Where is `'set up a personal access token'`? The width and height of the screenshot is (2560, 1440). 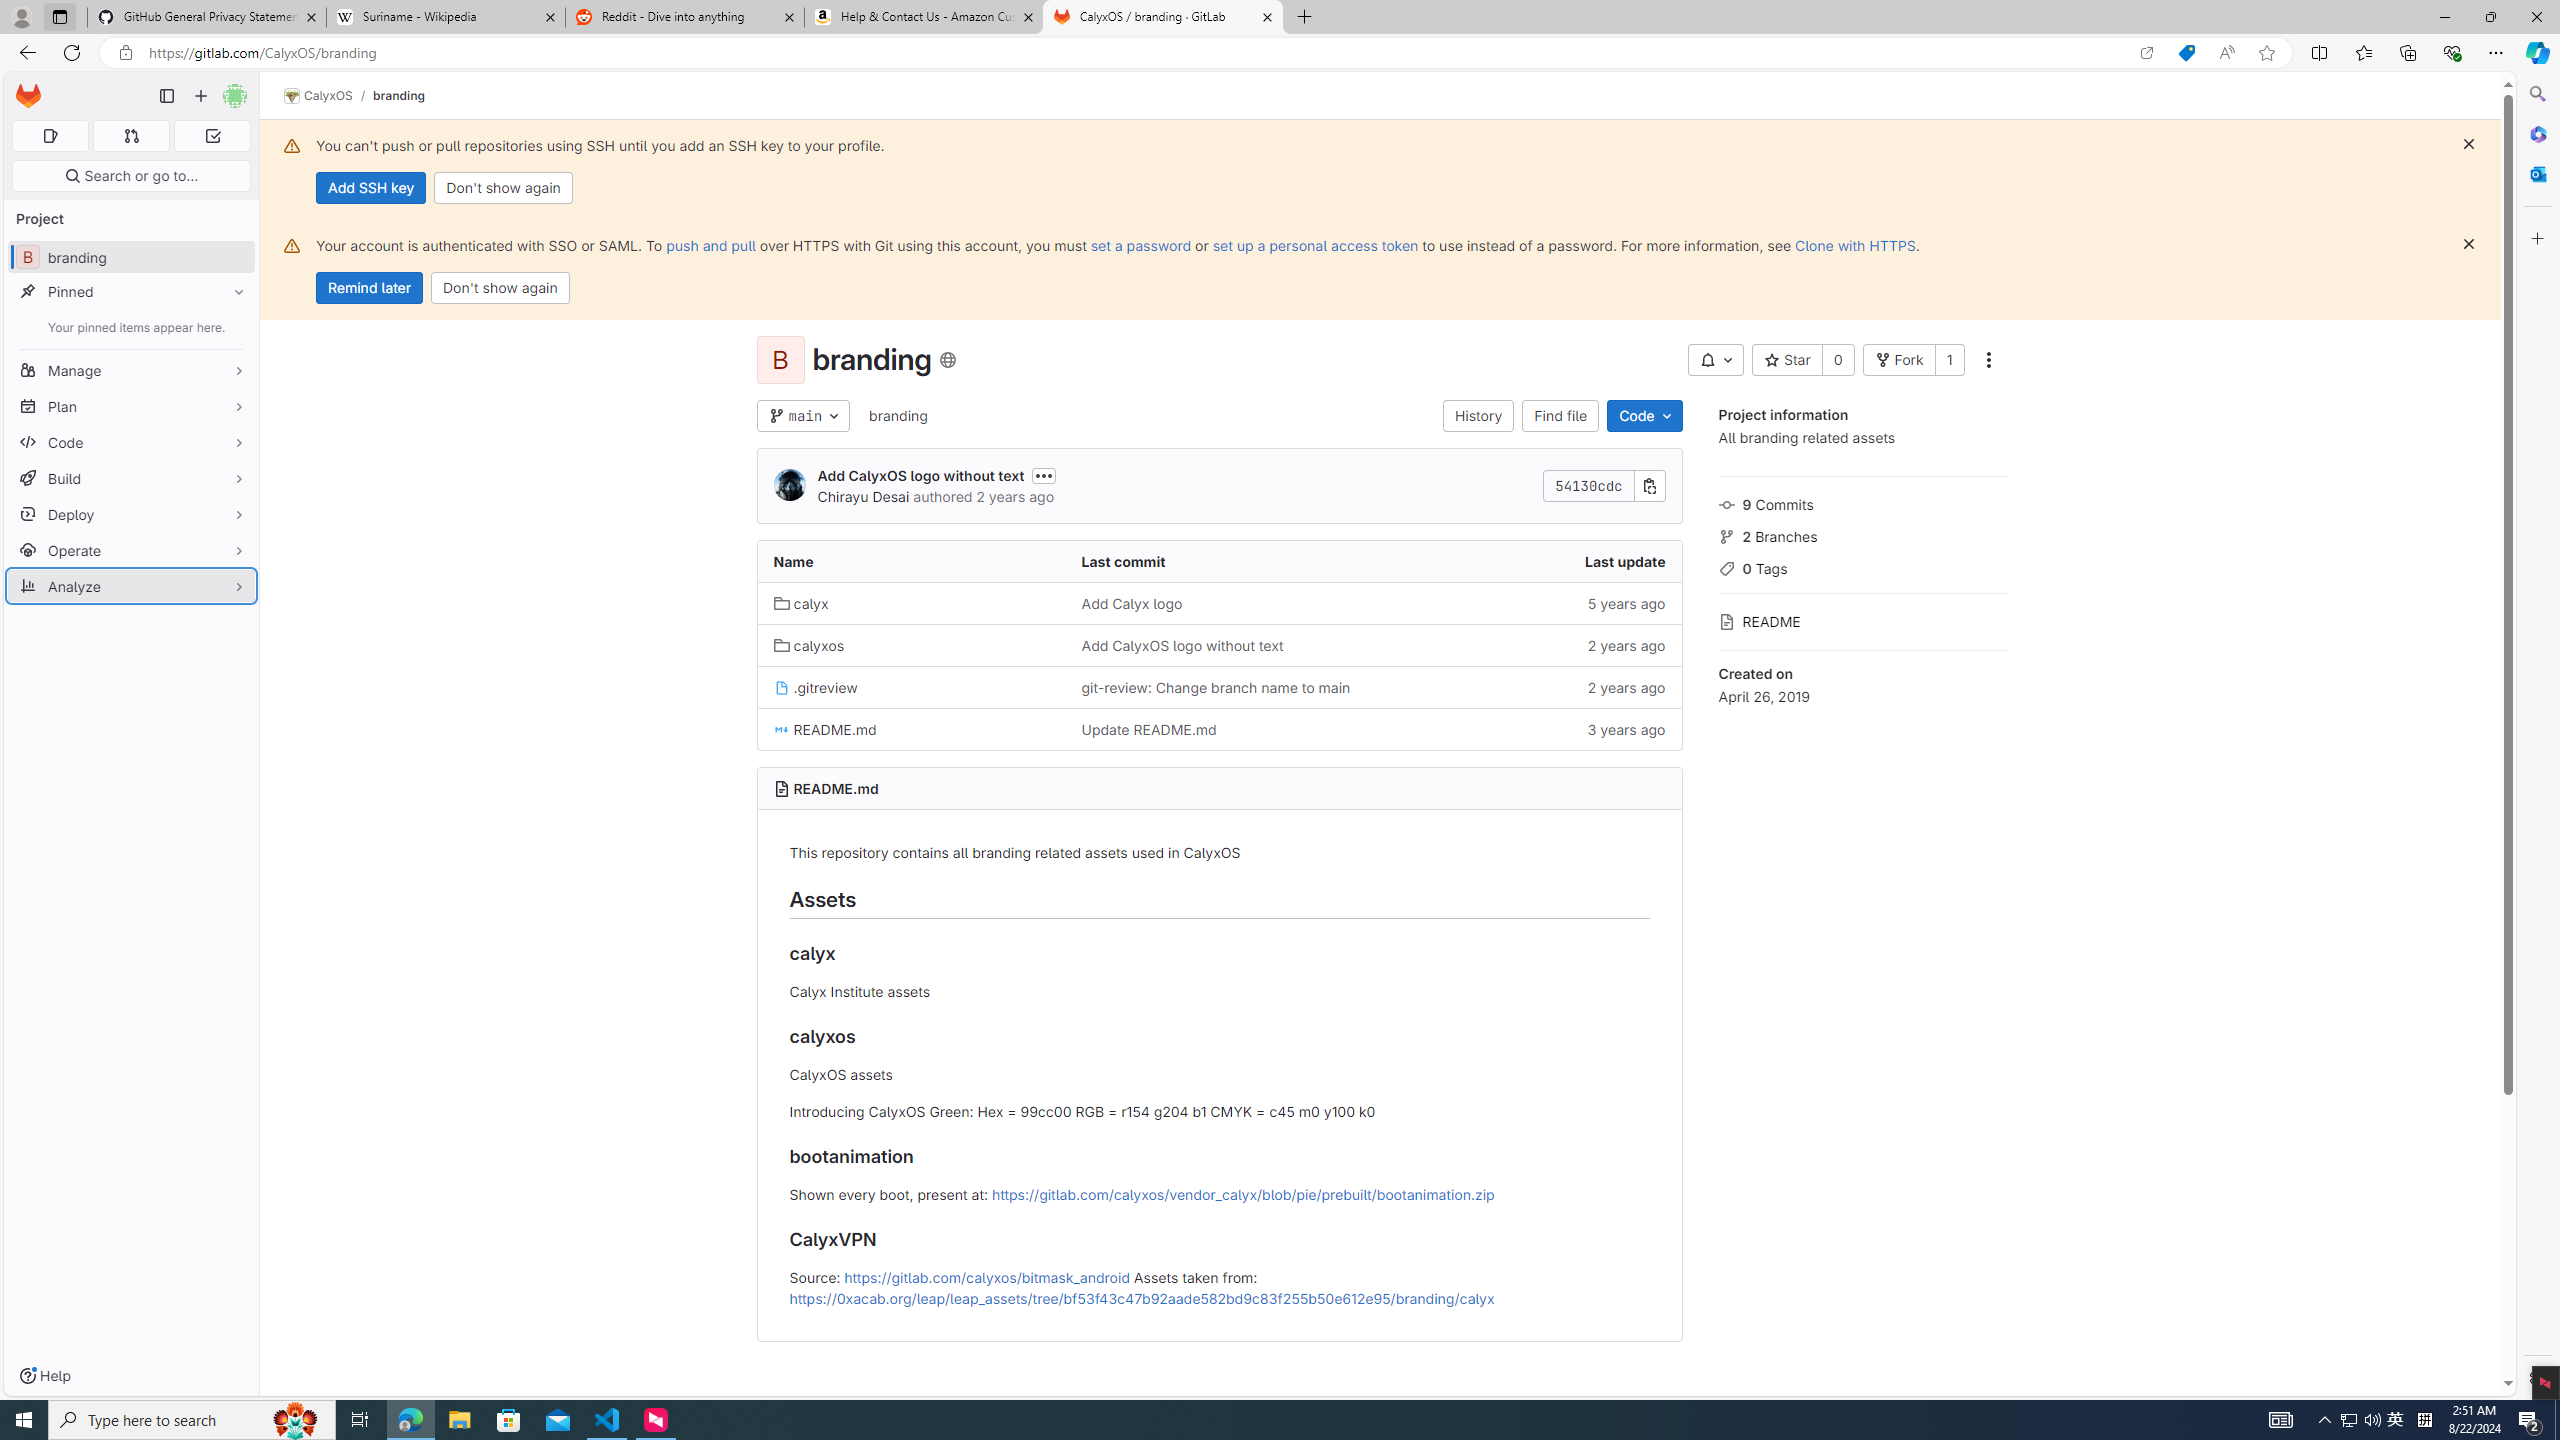 'set up a personal access token' is located at coordinates (1313, 245).